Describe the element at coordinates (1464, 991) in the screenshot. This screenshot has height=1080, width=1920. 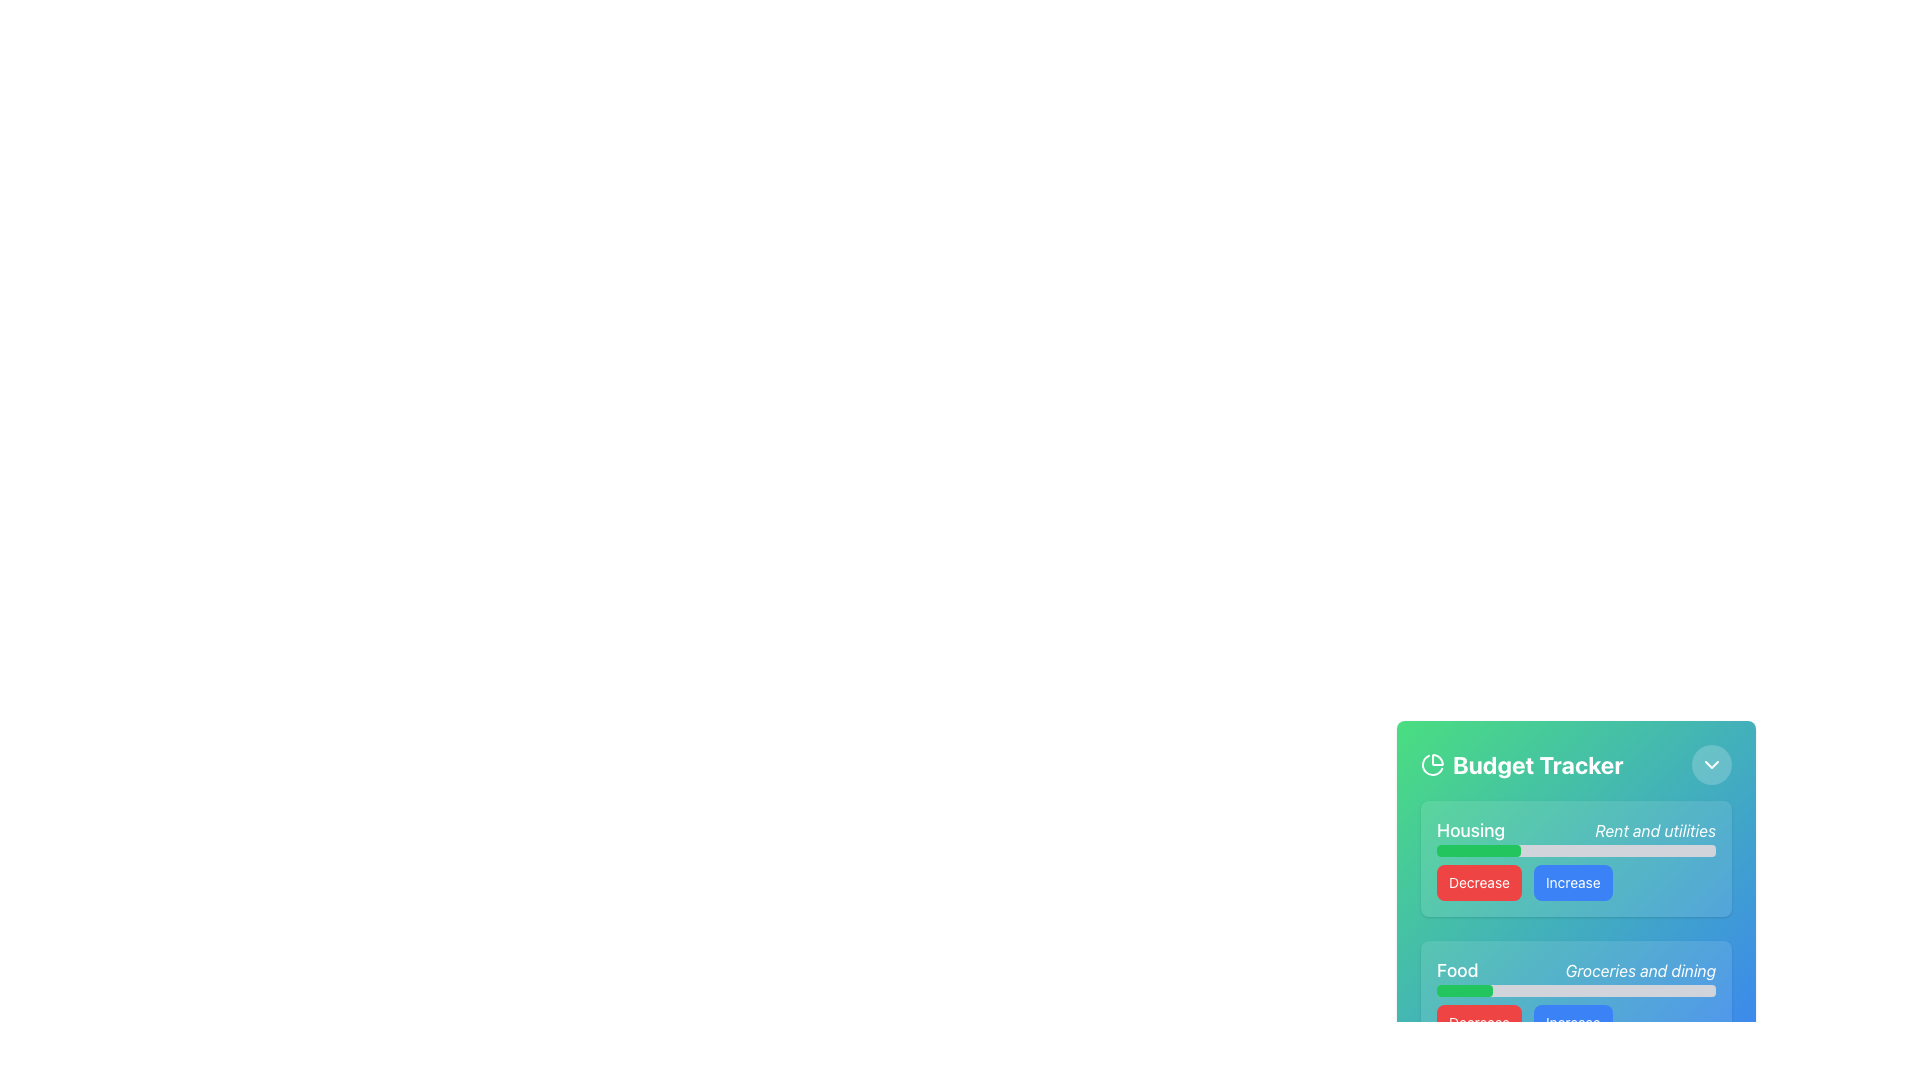
I see `the green progress bar representing 20% of the 'Food' category within the 'Budget Tracker' card interface` at that location.